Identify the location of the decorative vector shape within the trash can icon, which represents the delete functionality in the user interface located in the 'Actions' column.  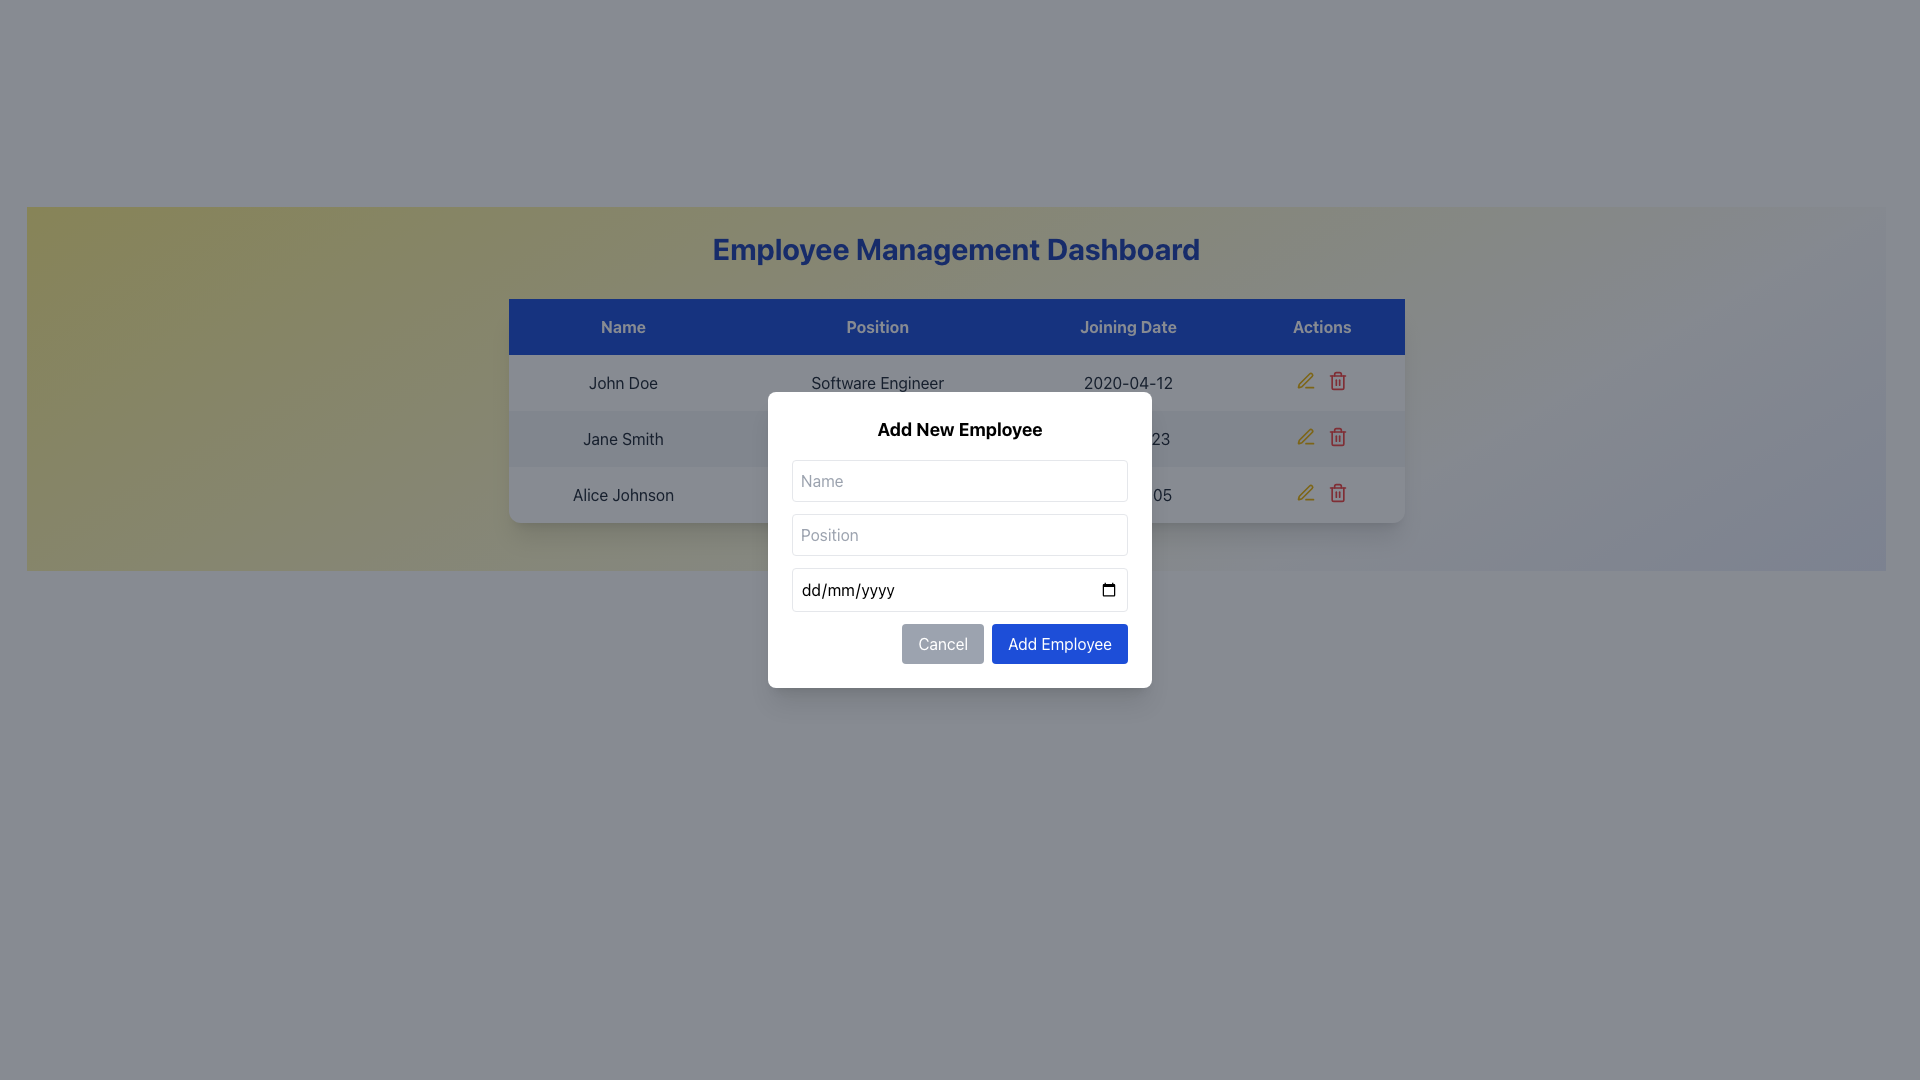
(1338, 437).